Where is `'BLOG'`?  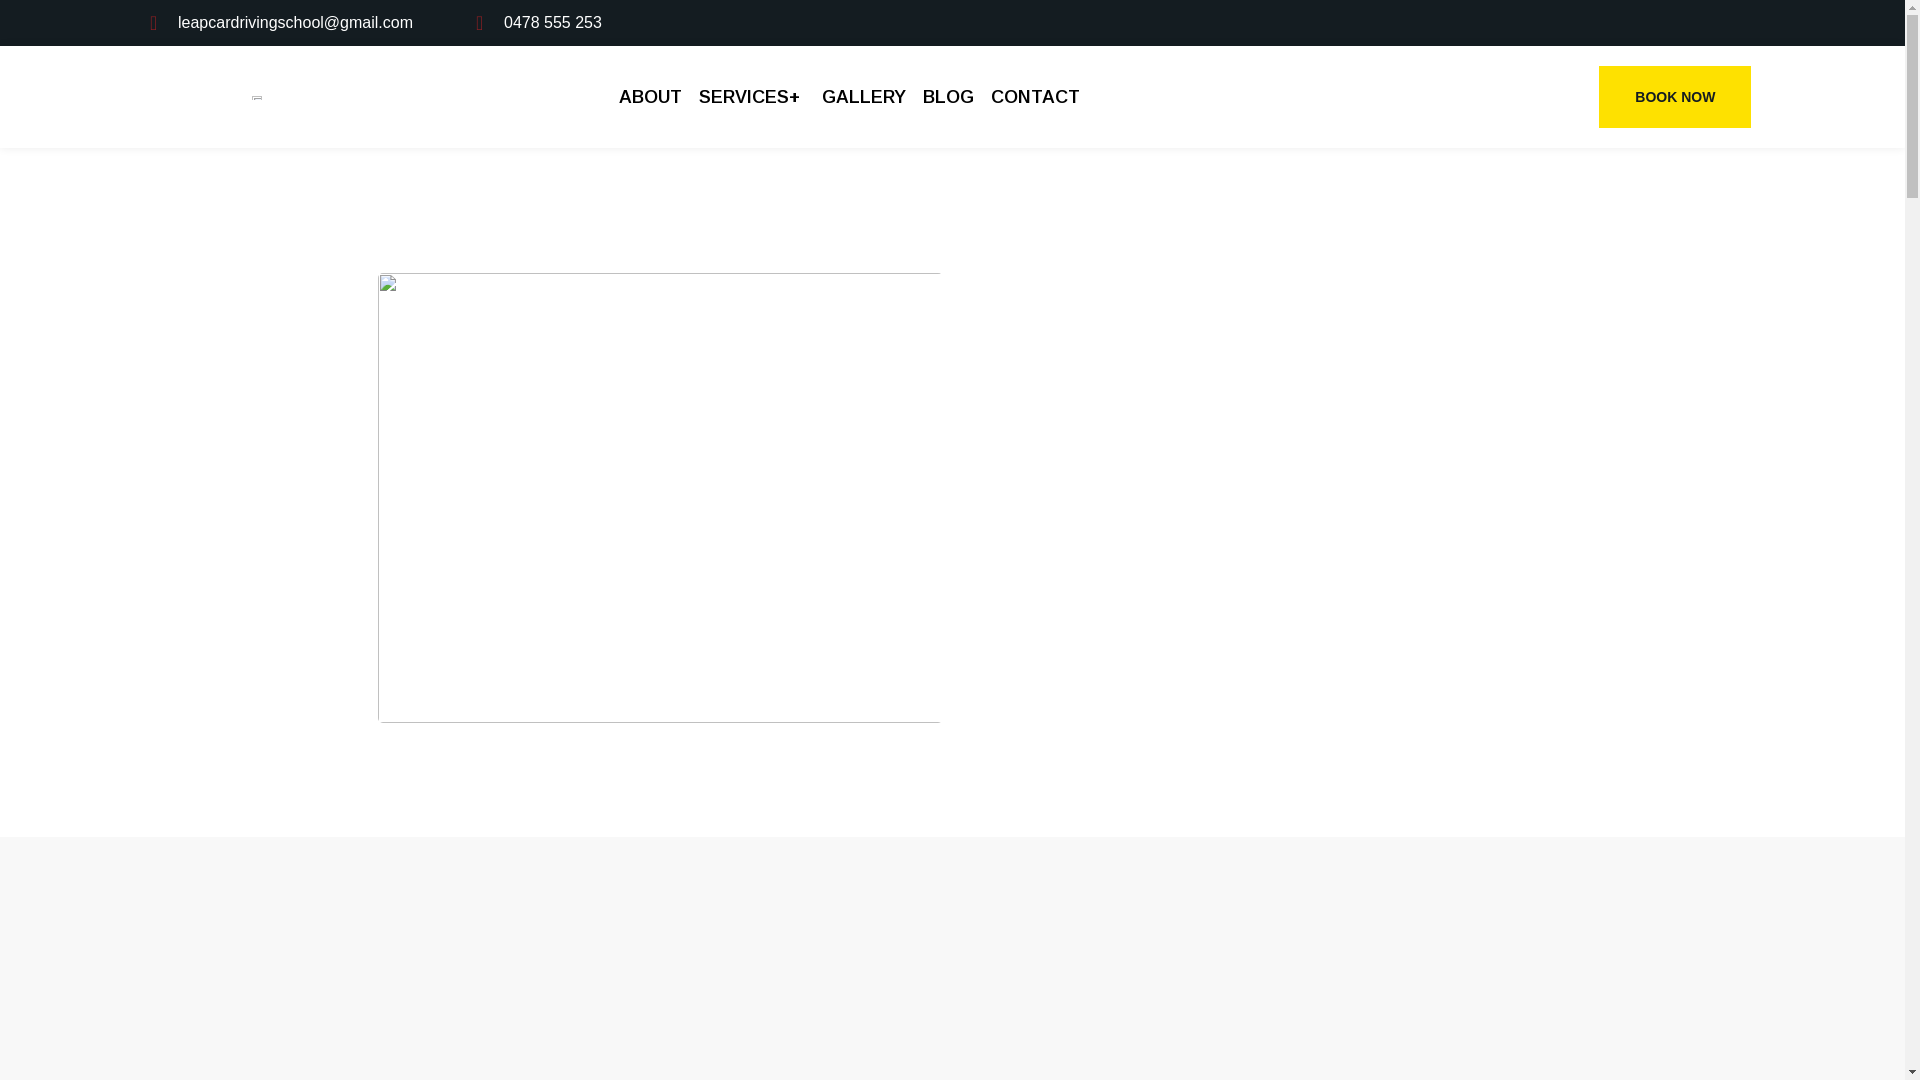
'BLOG' is located at coordinates (947, 96).